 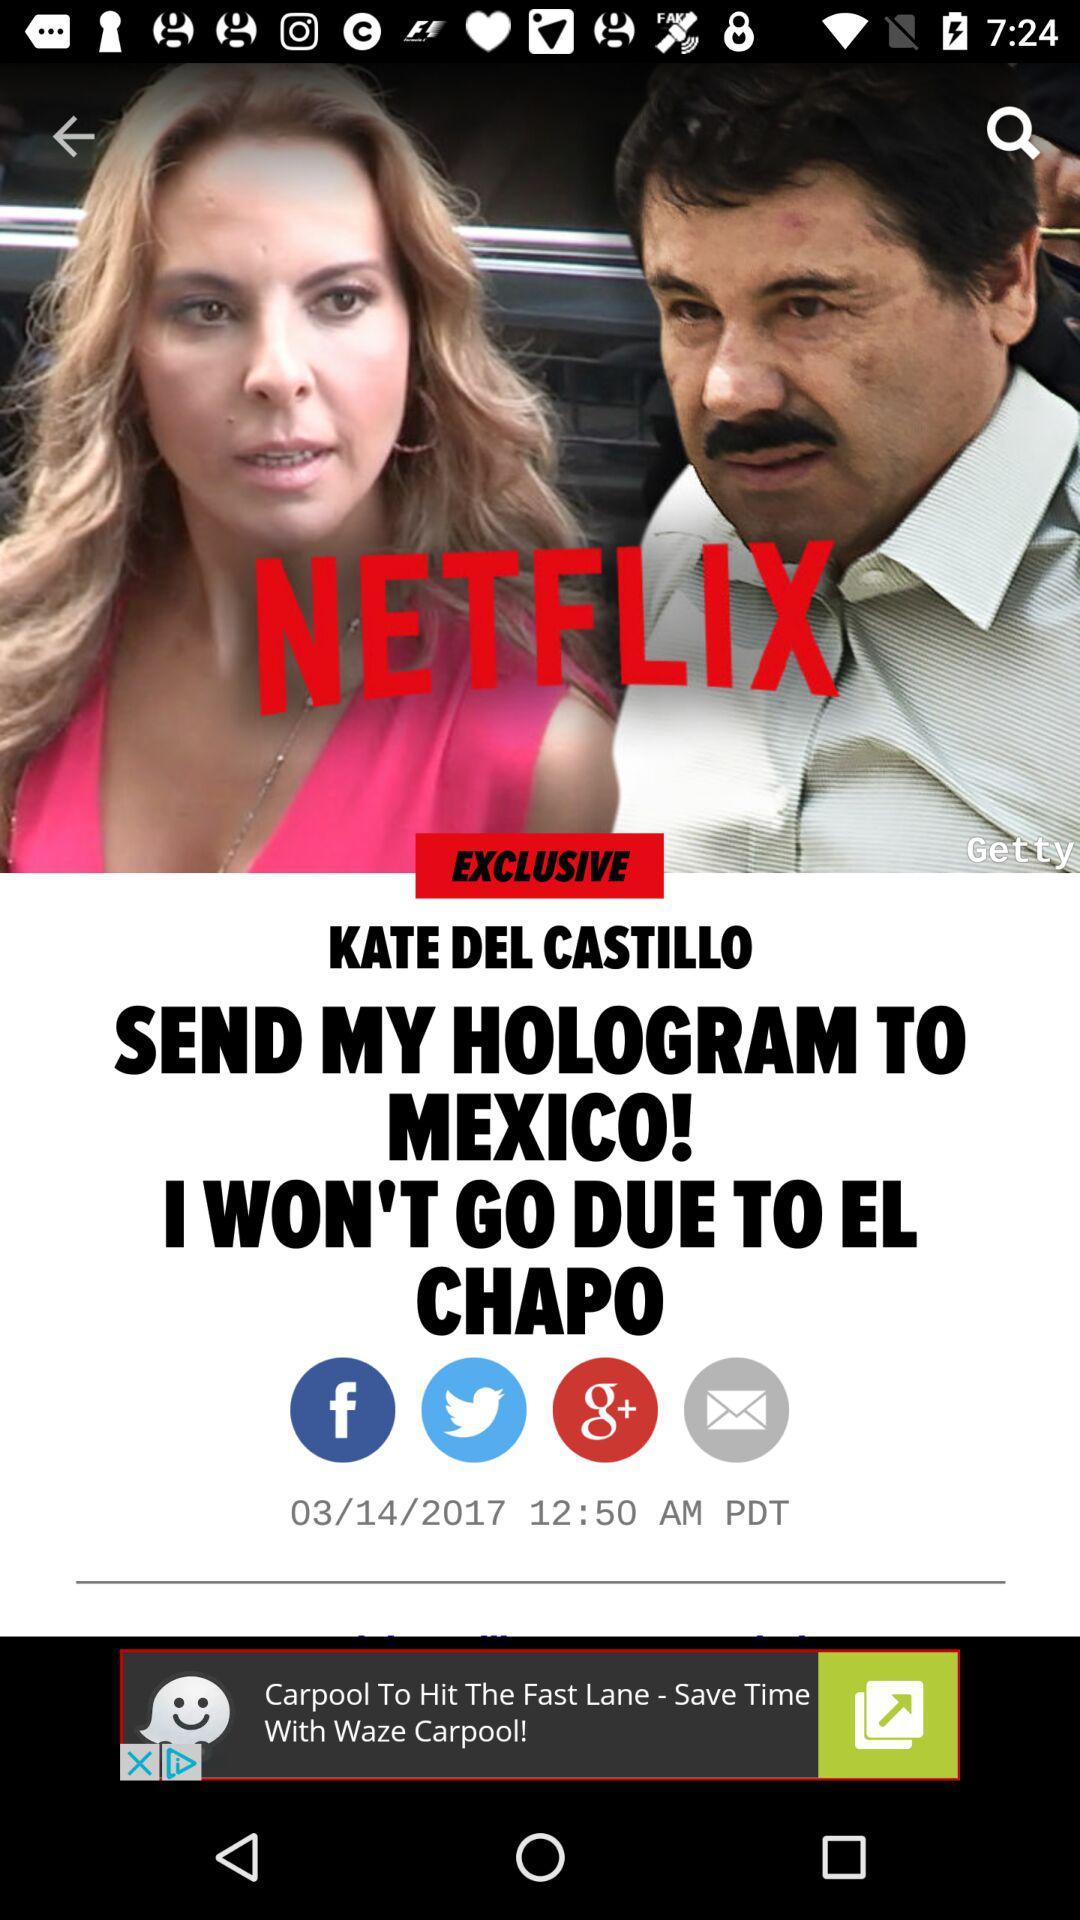 What do you see at coordinates (460, 1409) in the screenshot?
I see `the twitter icon` at bounding box center [460, 1409].